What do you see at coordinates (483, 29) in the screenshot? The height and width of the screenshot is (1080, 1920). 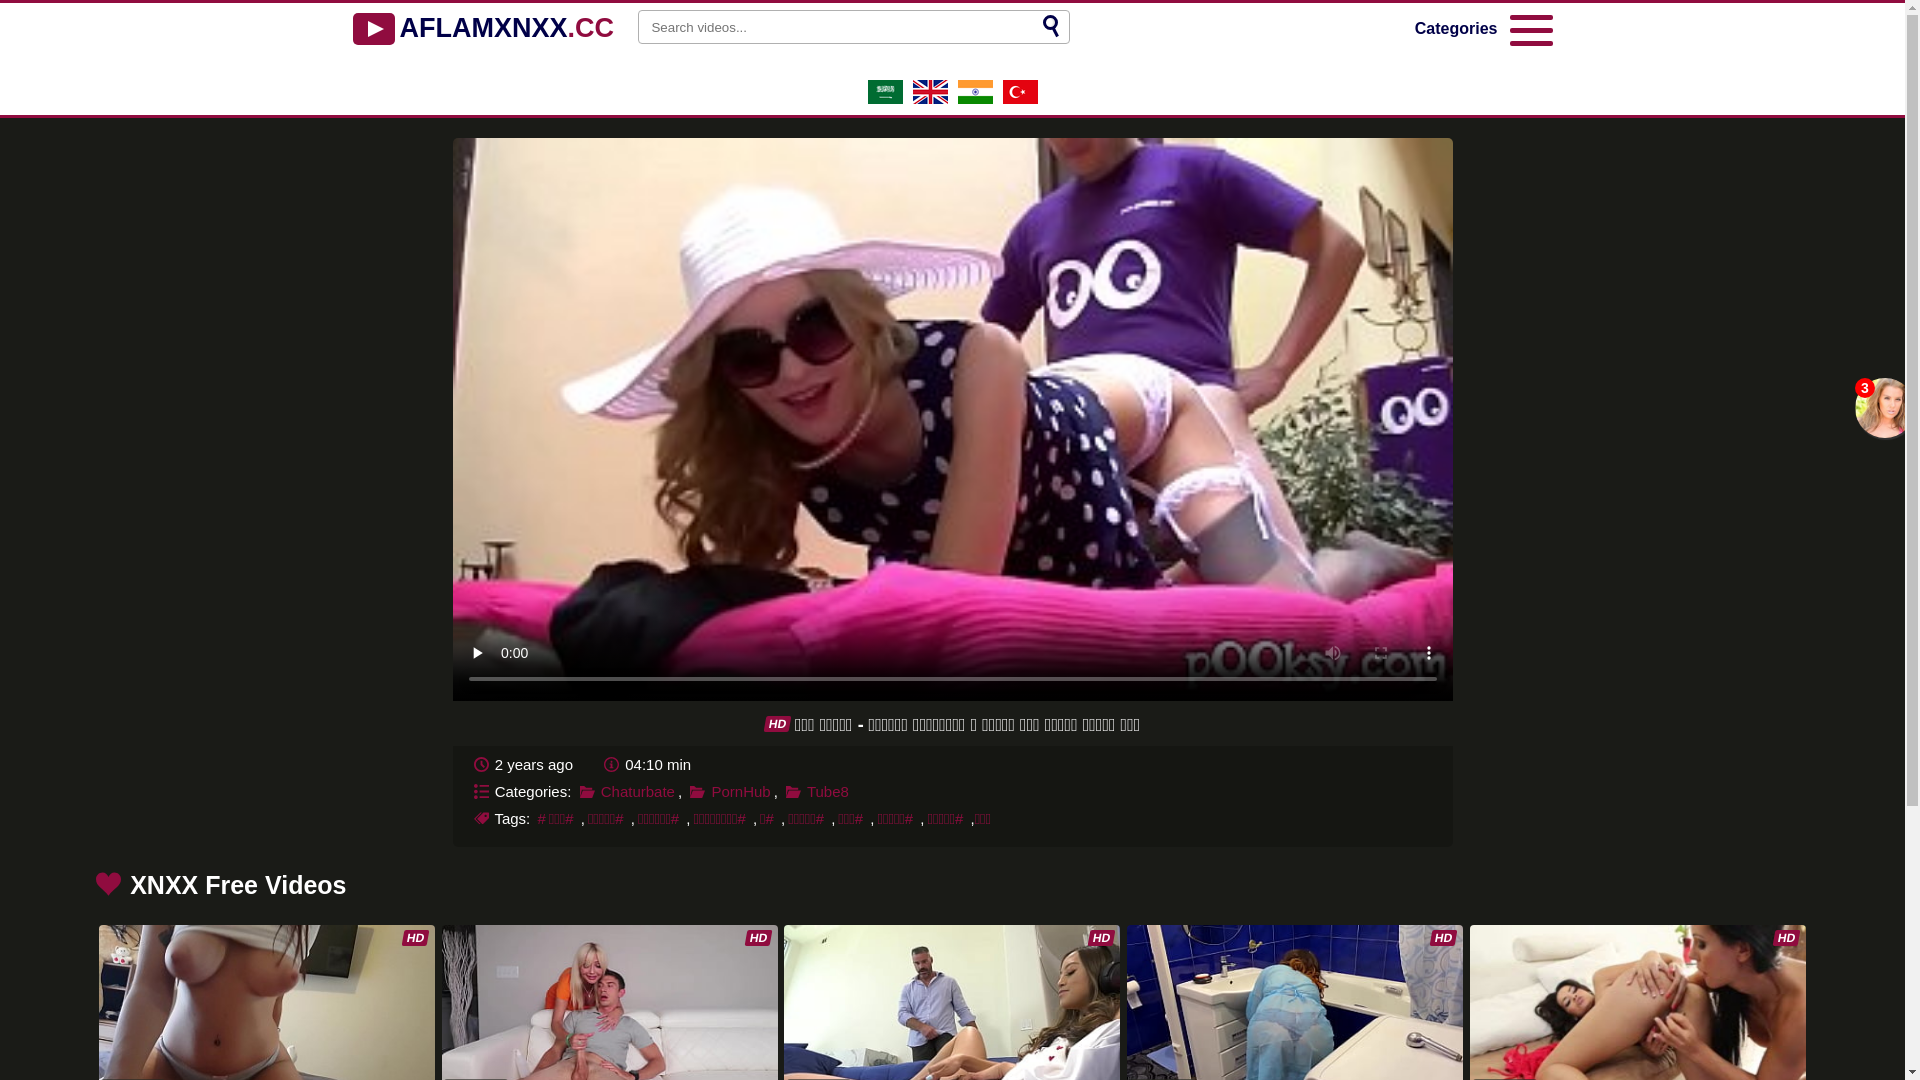 I see `'AFLAMXNXX.CC'` at bounding box center [483, 29].